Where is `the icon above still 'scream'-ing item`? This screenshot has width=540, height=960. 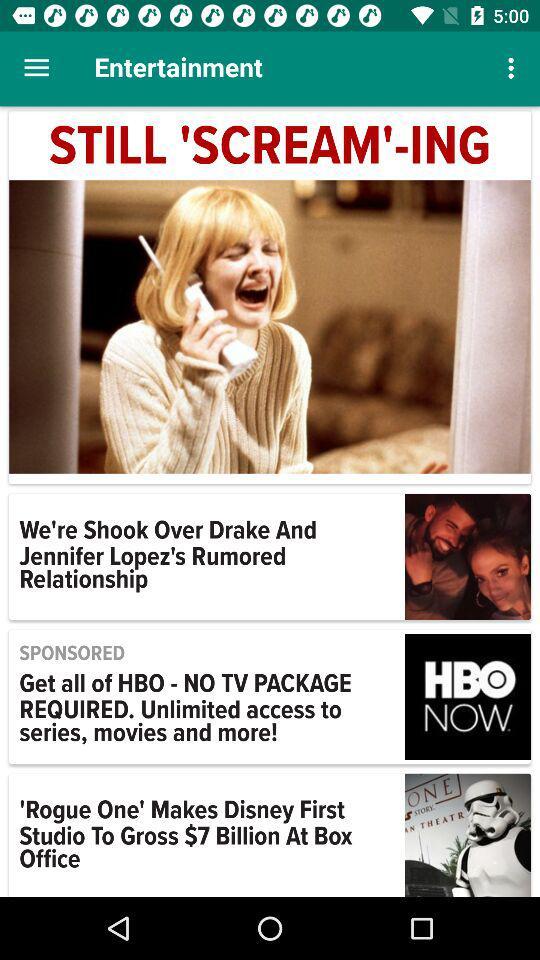
the icon above still 'scream'-ing item is located at coordinates (513, 68).